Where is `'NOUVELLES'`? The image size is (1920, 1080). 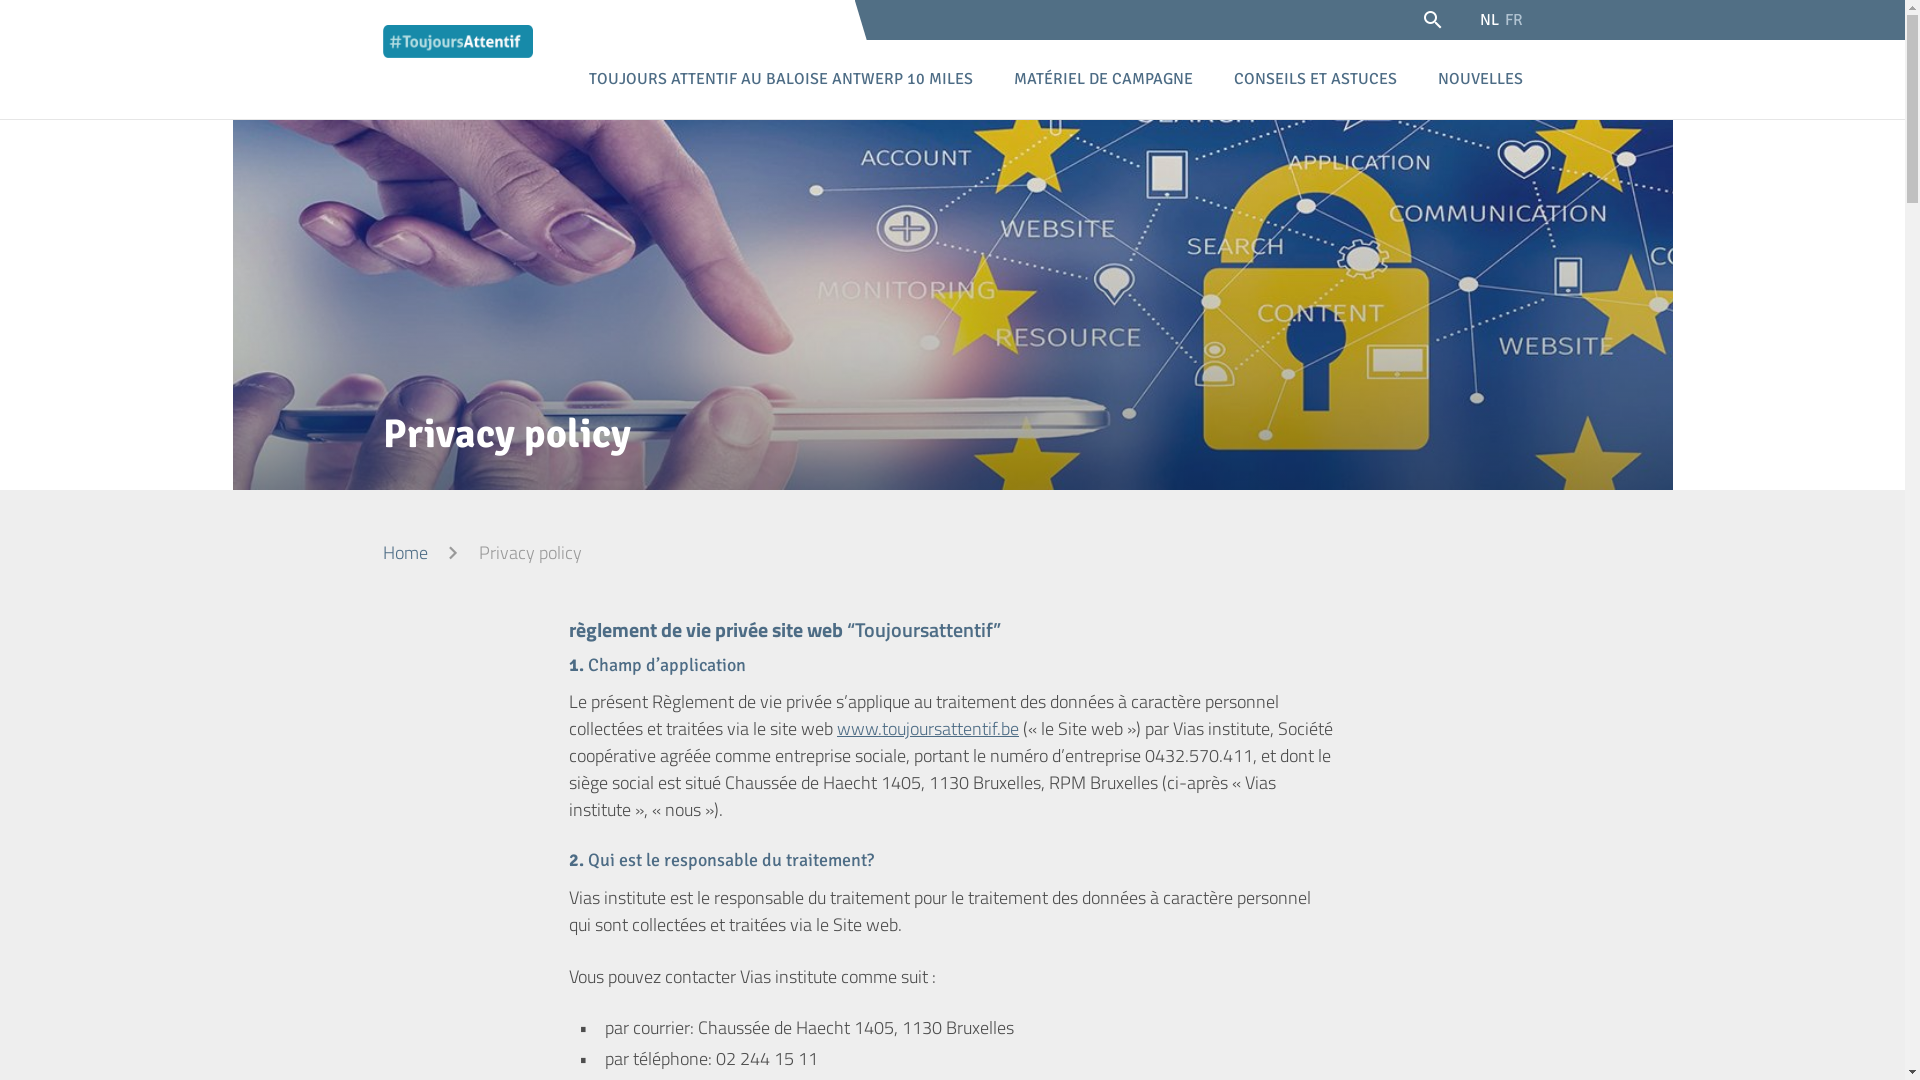 'NOUVELLES' is located at coordinates (1478, 75).